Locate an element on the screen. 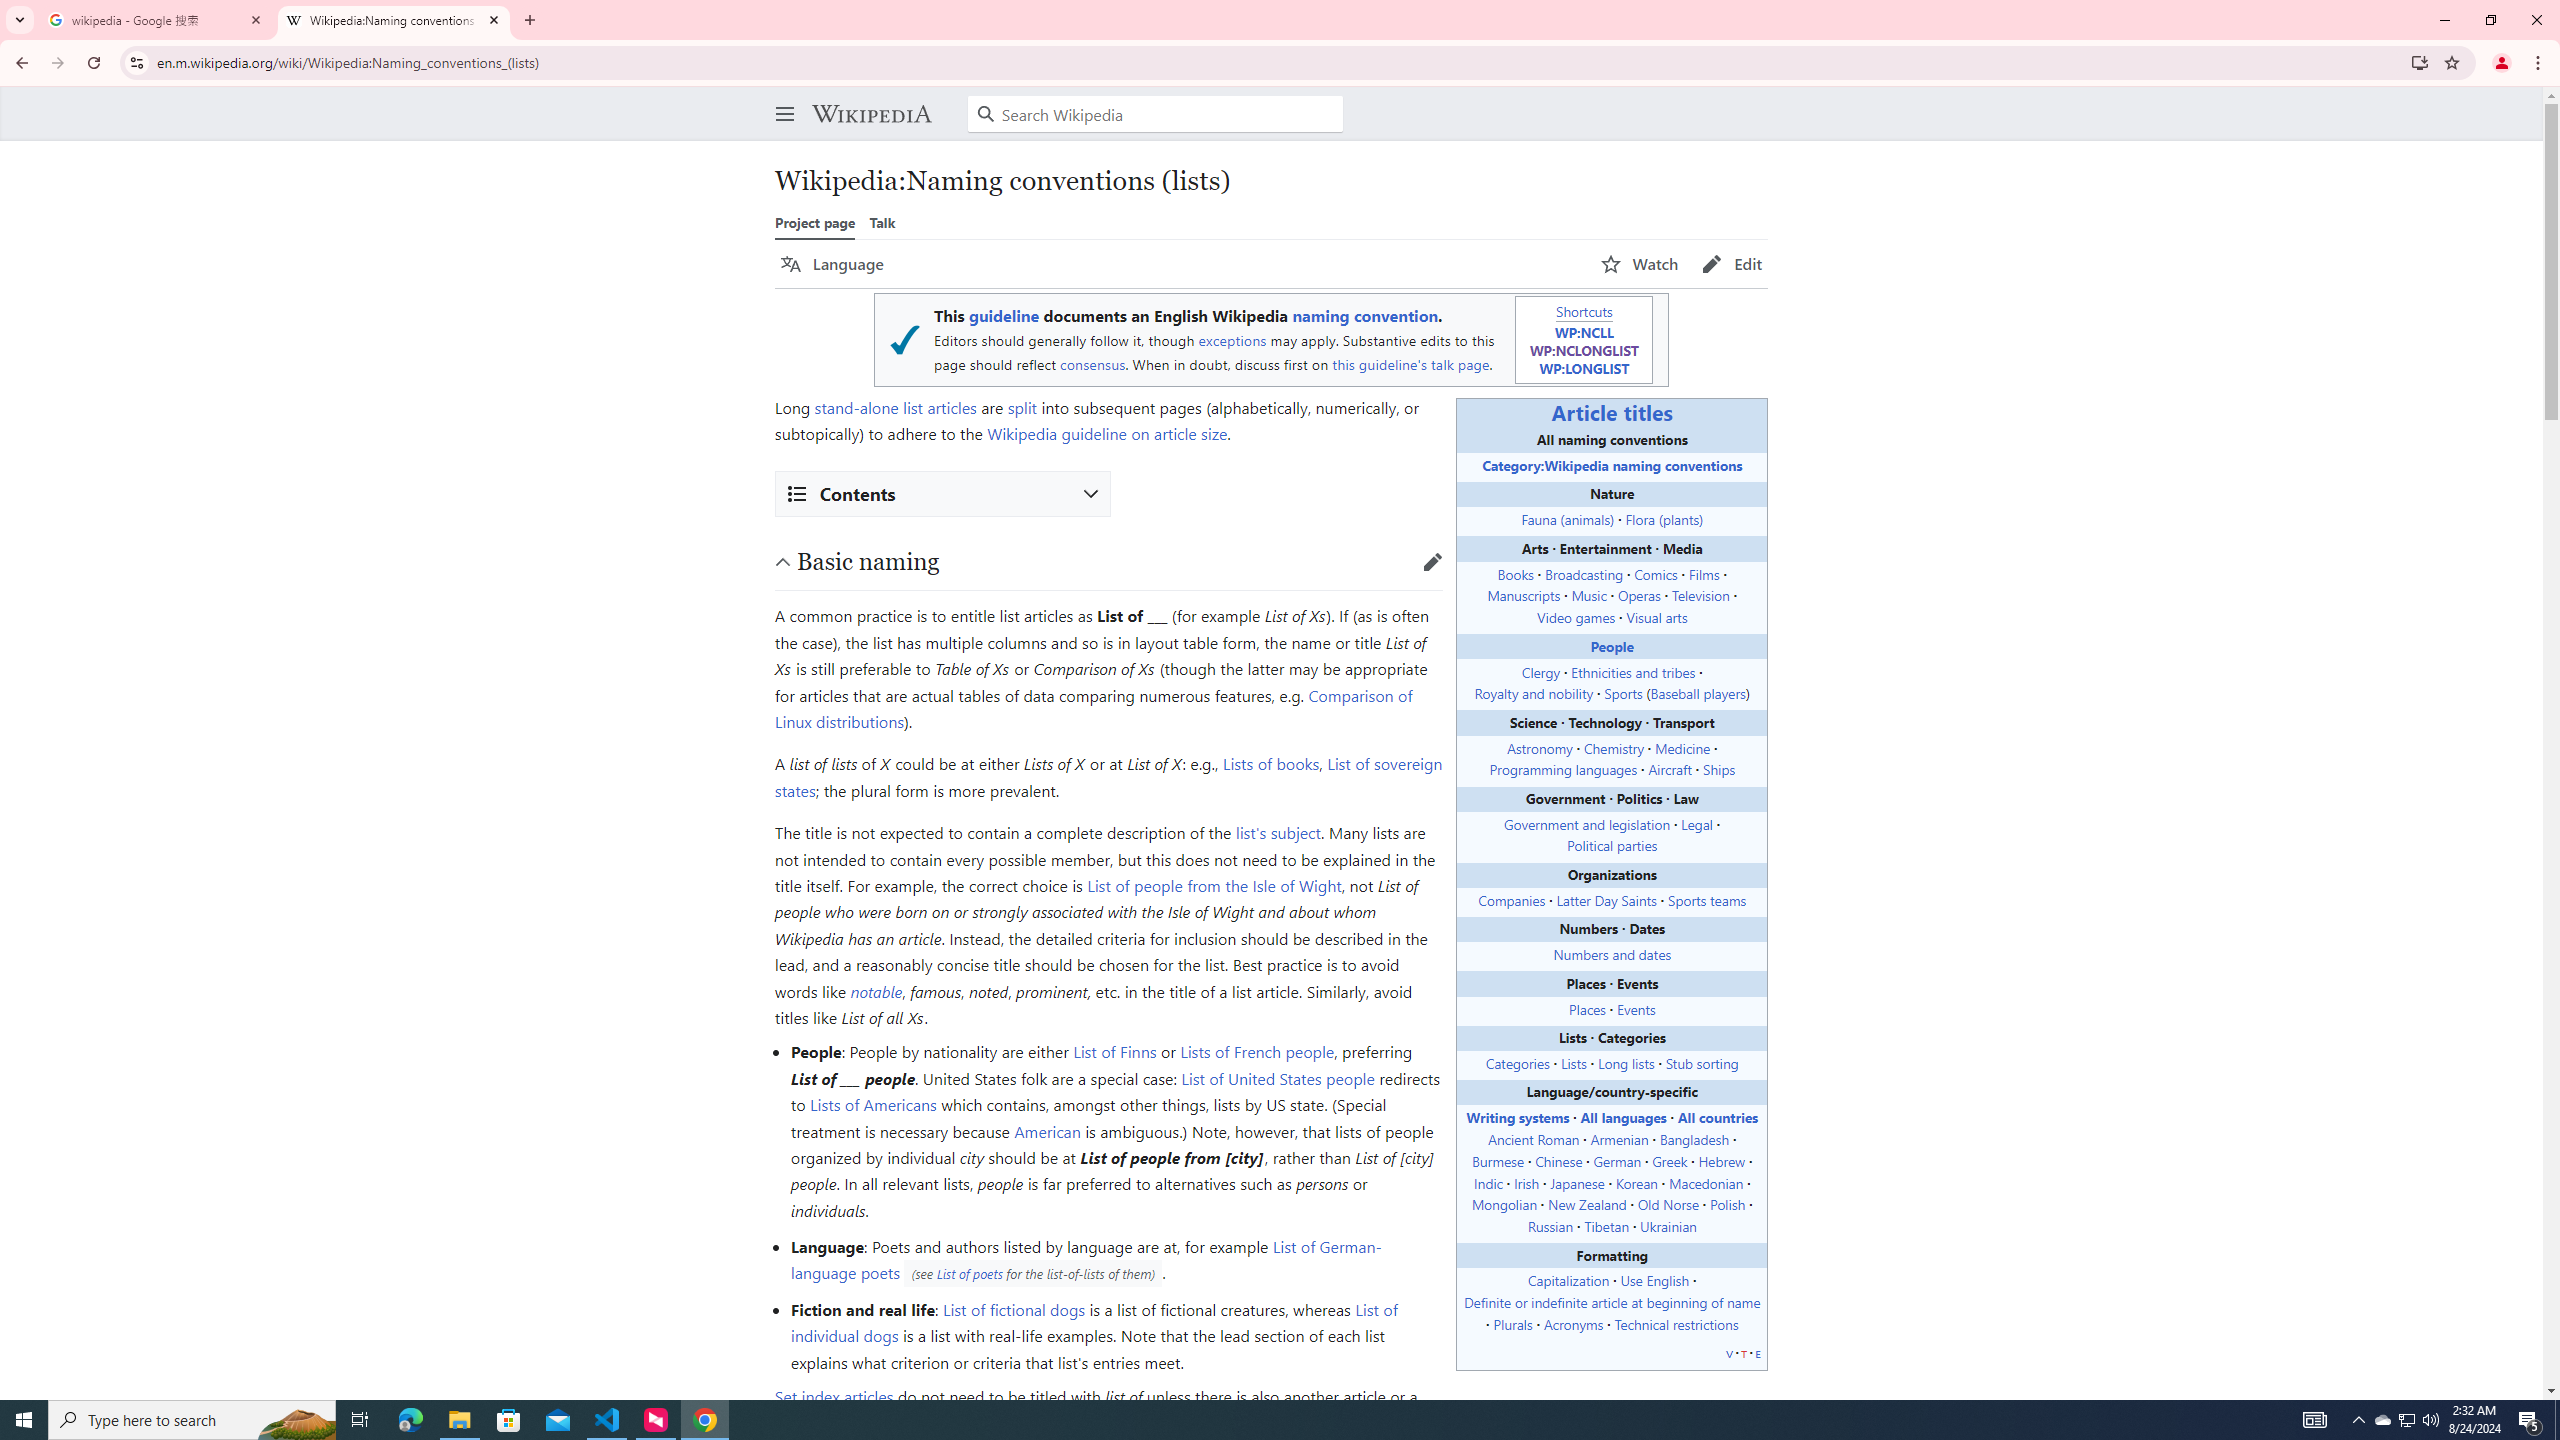  'split' is located at coordinates (1020, 405).